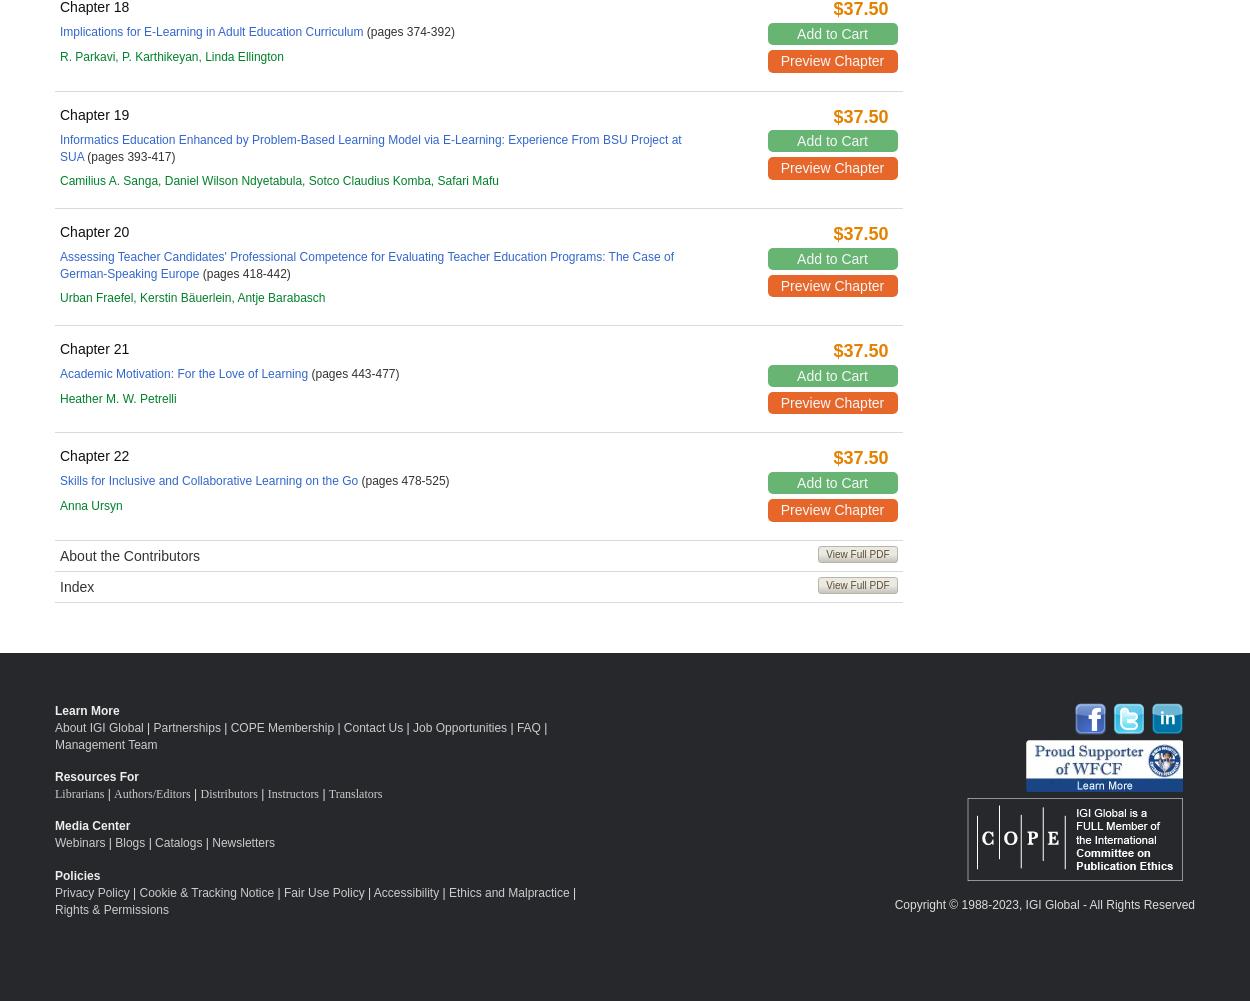  Describe the element at coordinates (282, 727) in the screenshot. I see `'COPE Membership'` at that location.